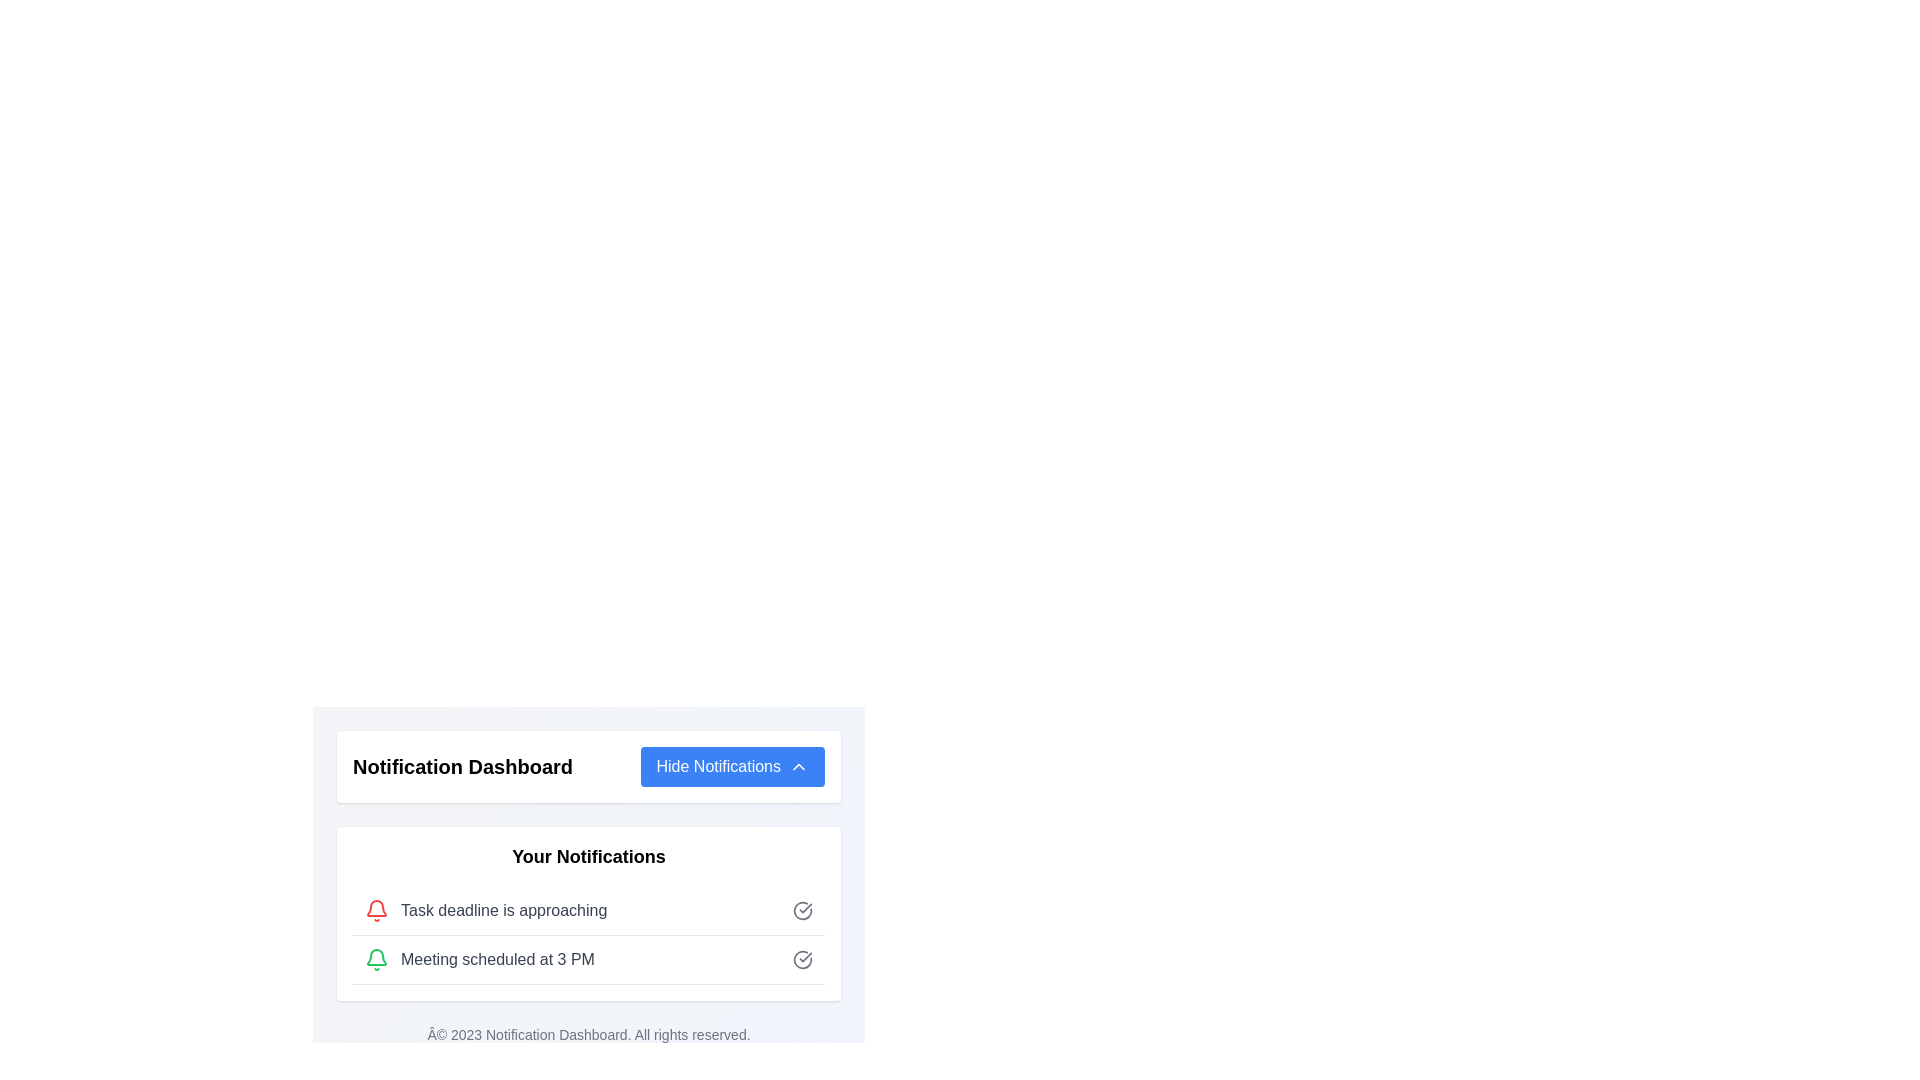  What do you see at coordinates (797, 766) in the screenshot?
I see `the icon on the blue rectangular button labeled 'Hide Notifications' located in the top-right corner of the notification dashboard header` at bounding box center [797, 766].